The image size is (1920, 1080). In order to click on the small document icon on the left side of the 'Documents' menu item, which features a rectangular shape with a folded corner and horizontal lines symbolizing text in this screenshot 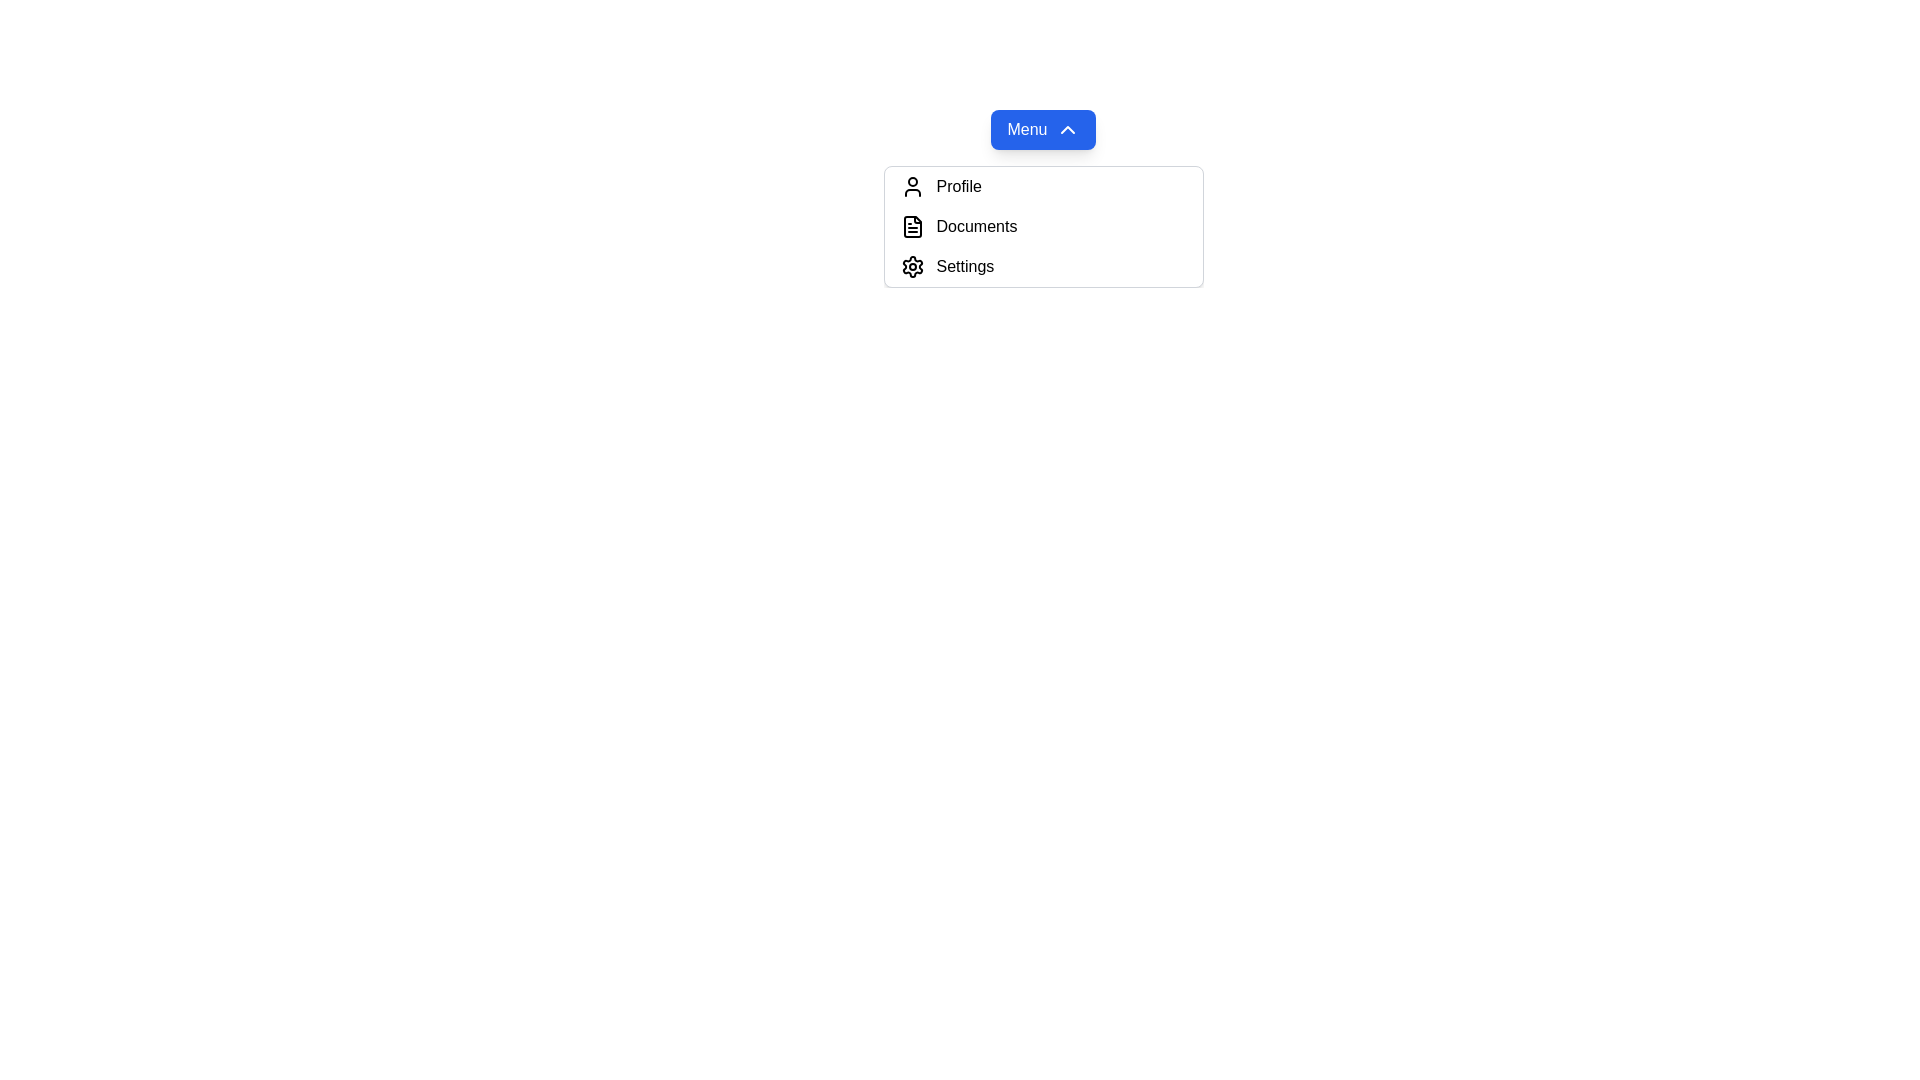, I will do `click(911, 226)`.